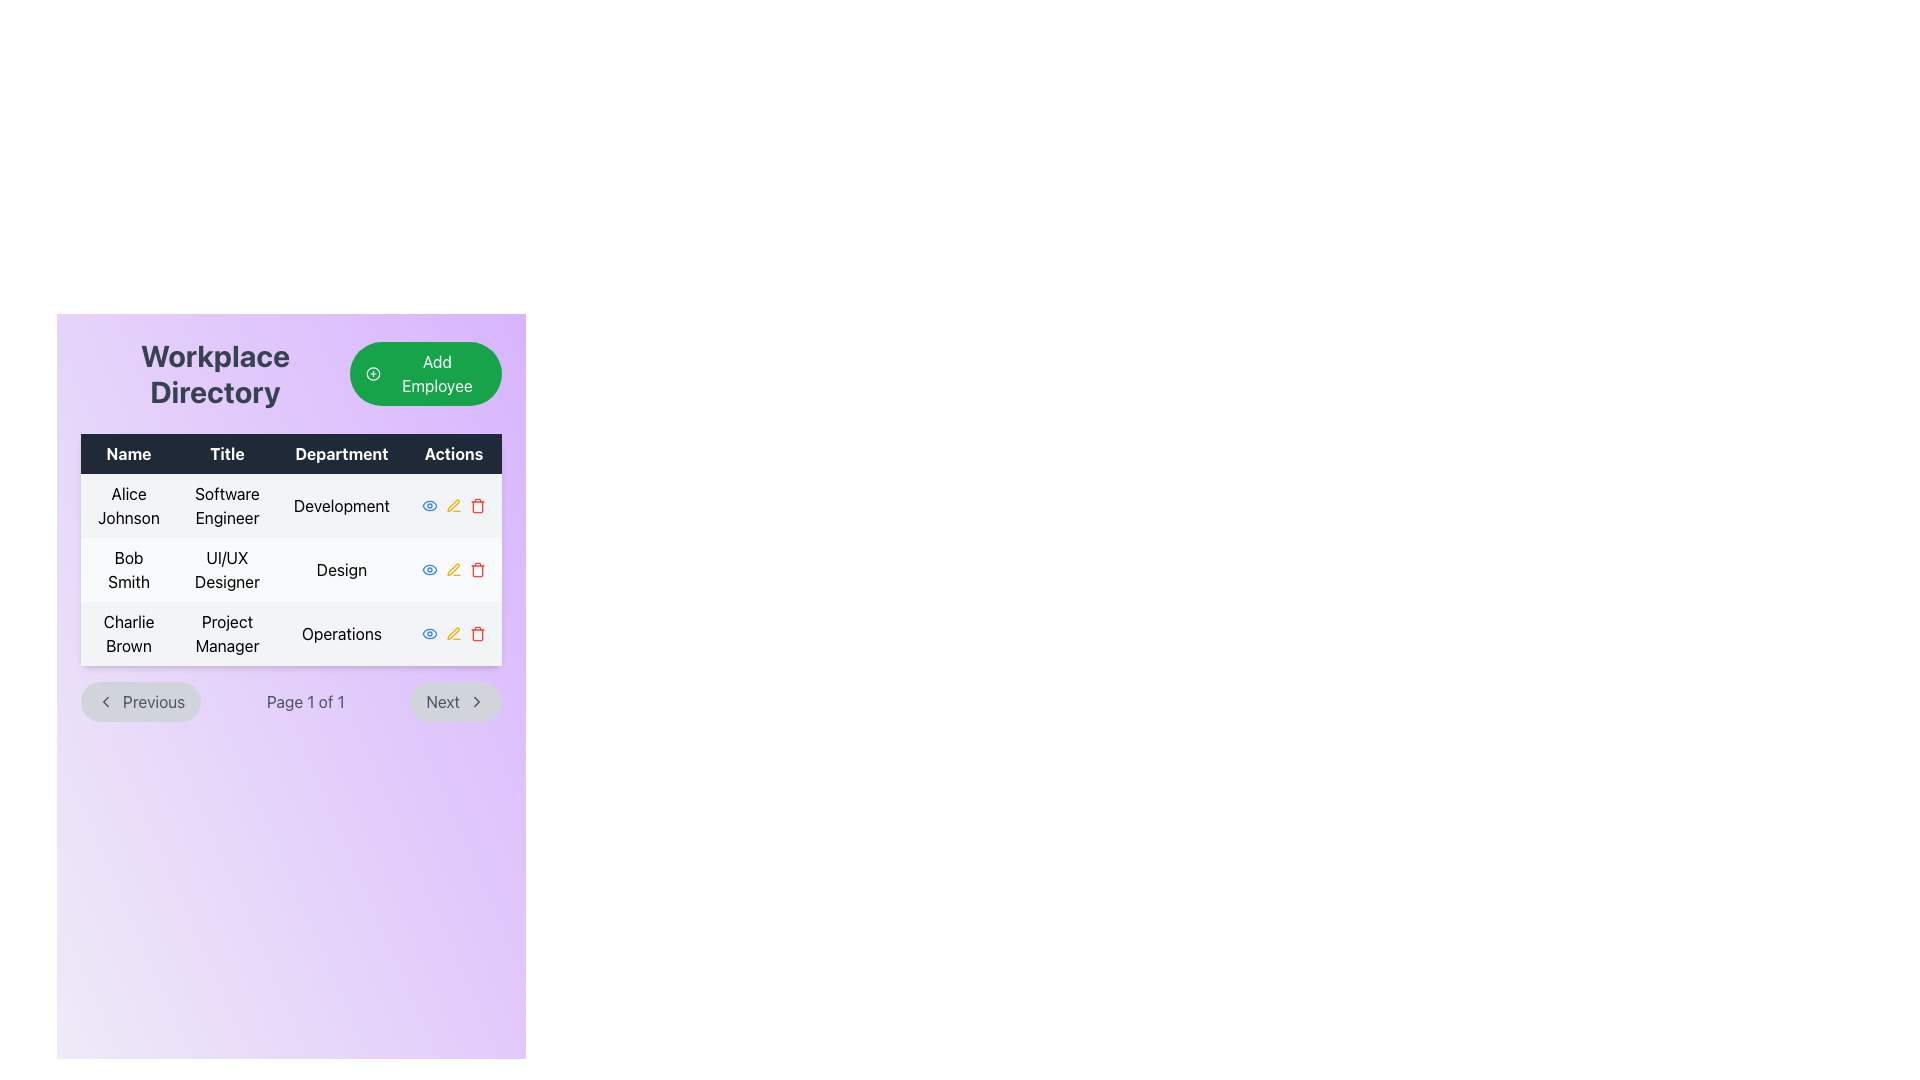 The height and width of the screenshot is (1080, 1920). What do you see at coordinates (451, 633) in the screenshot?
I see `each interactive icon in the group under the 'Actions' column for the row associated with 'Charlie Brown'` at bounding box center [451, 633].